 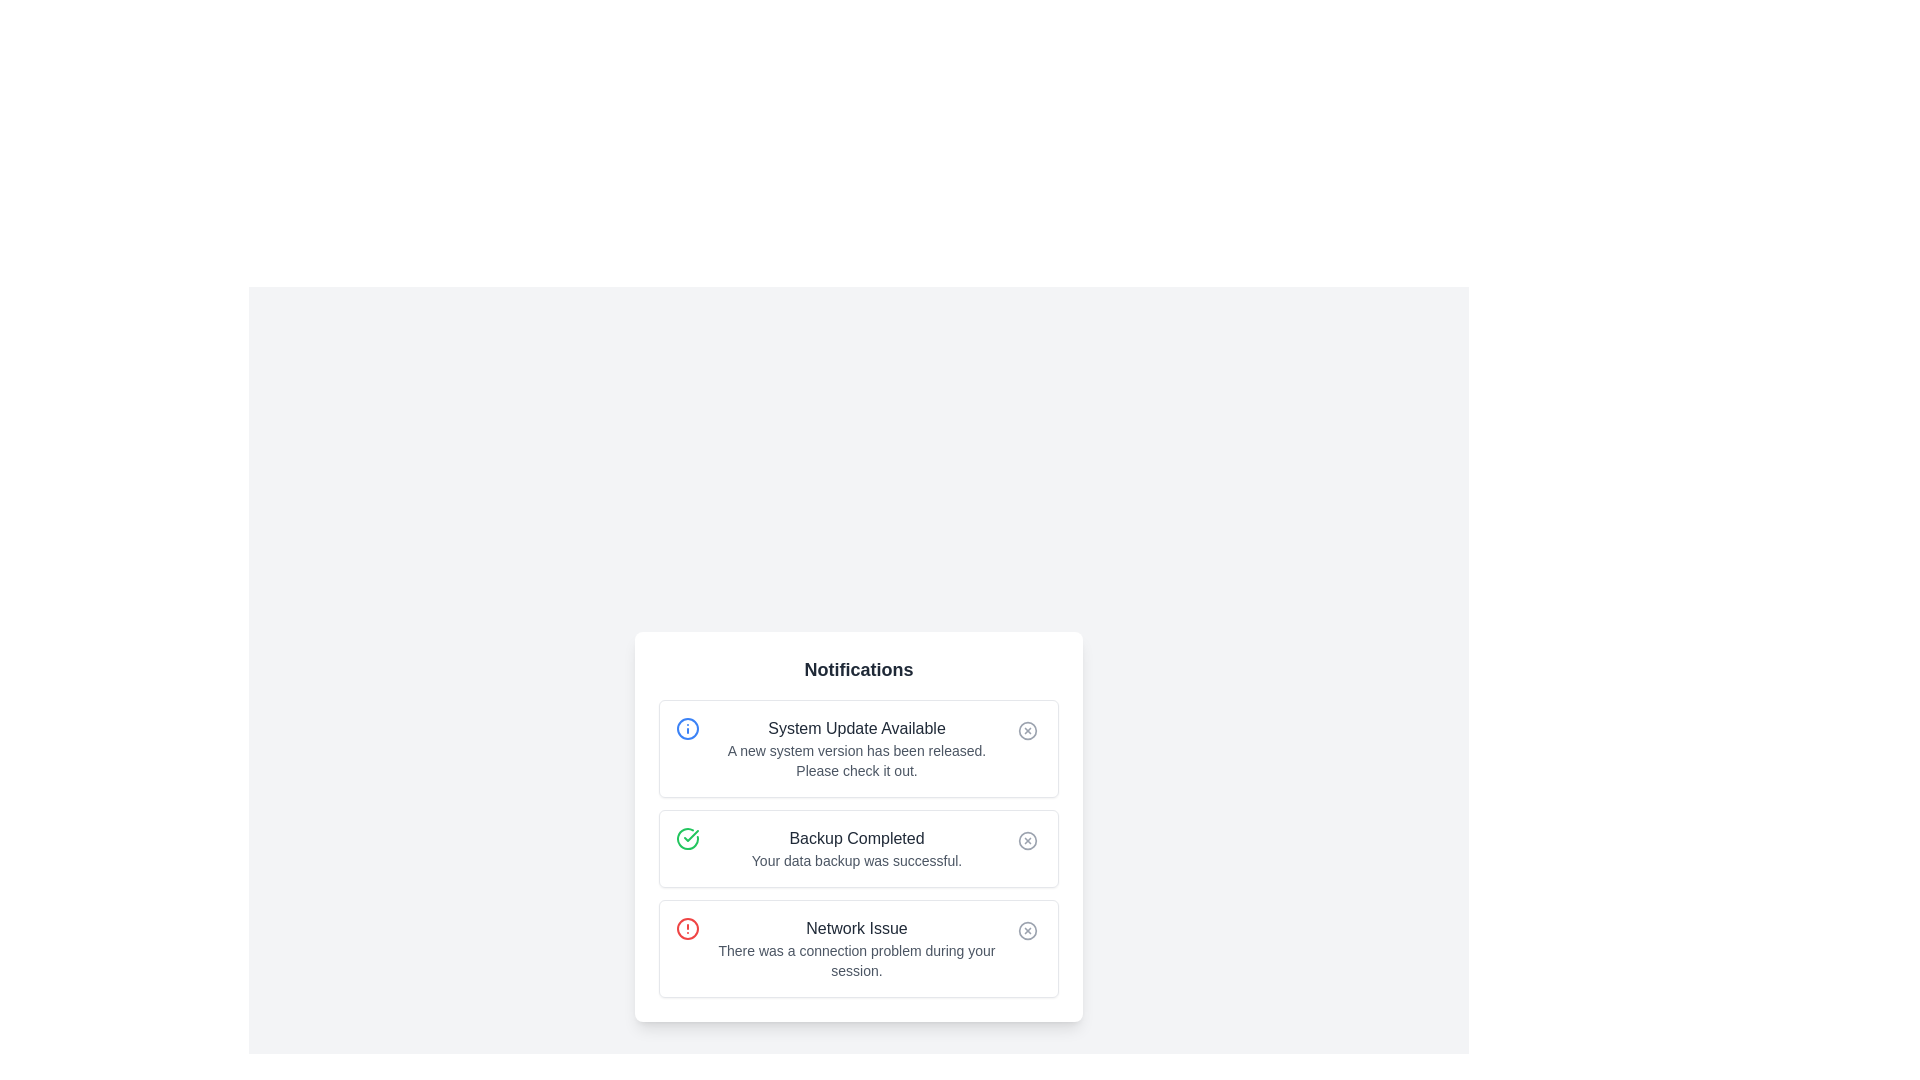 What do you see at coordinates (857, 848) in the screenshot?
I see `notification message indicating that the data backup process has been successfully completed, located in the middle of the notification panel as the second item in a list of three notifications` at bounding box center [857, 848].